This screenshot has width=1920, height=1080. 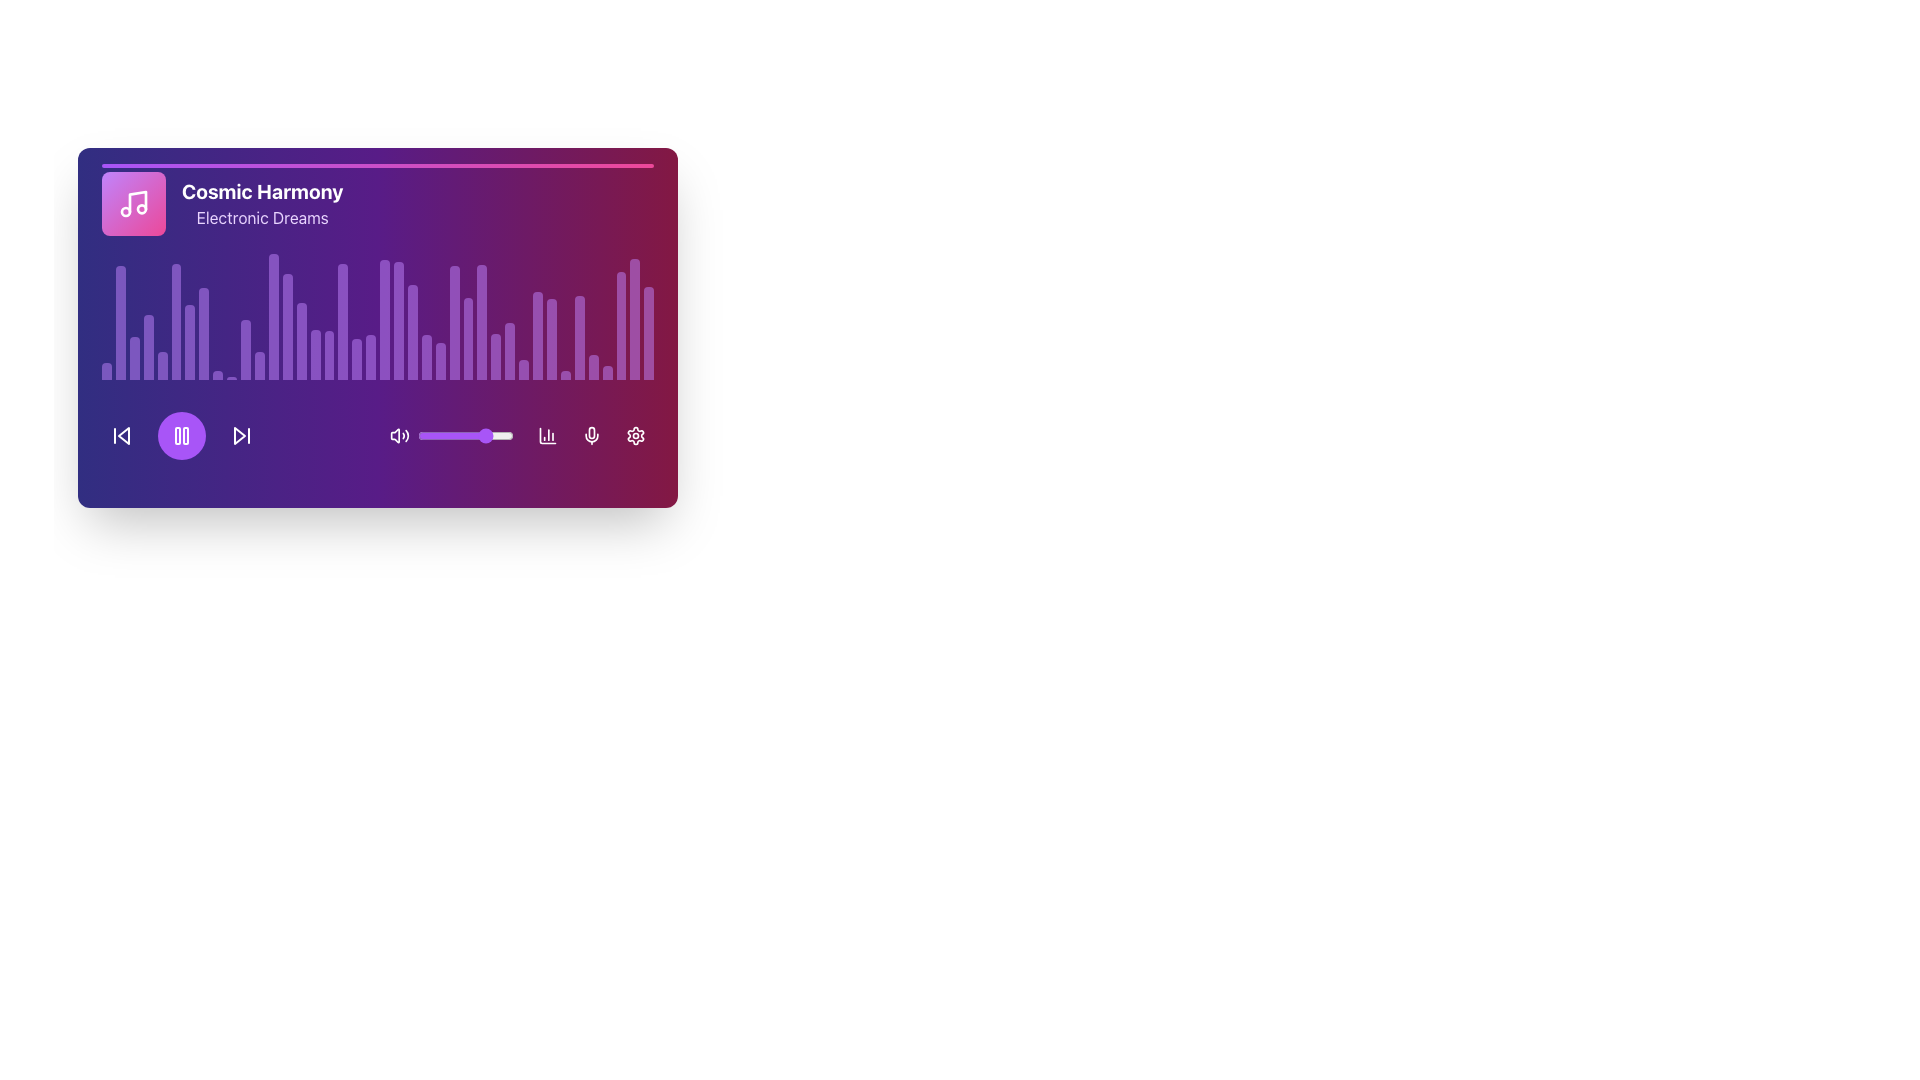 I want to click on the 27th vertical bar of the visual equalizer or graph that represents data or audio levels, so click(x=496, y=355).